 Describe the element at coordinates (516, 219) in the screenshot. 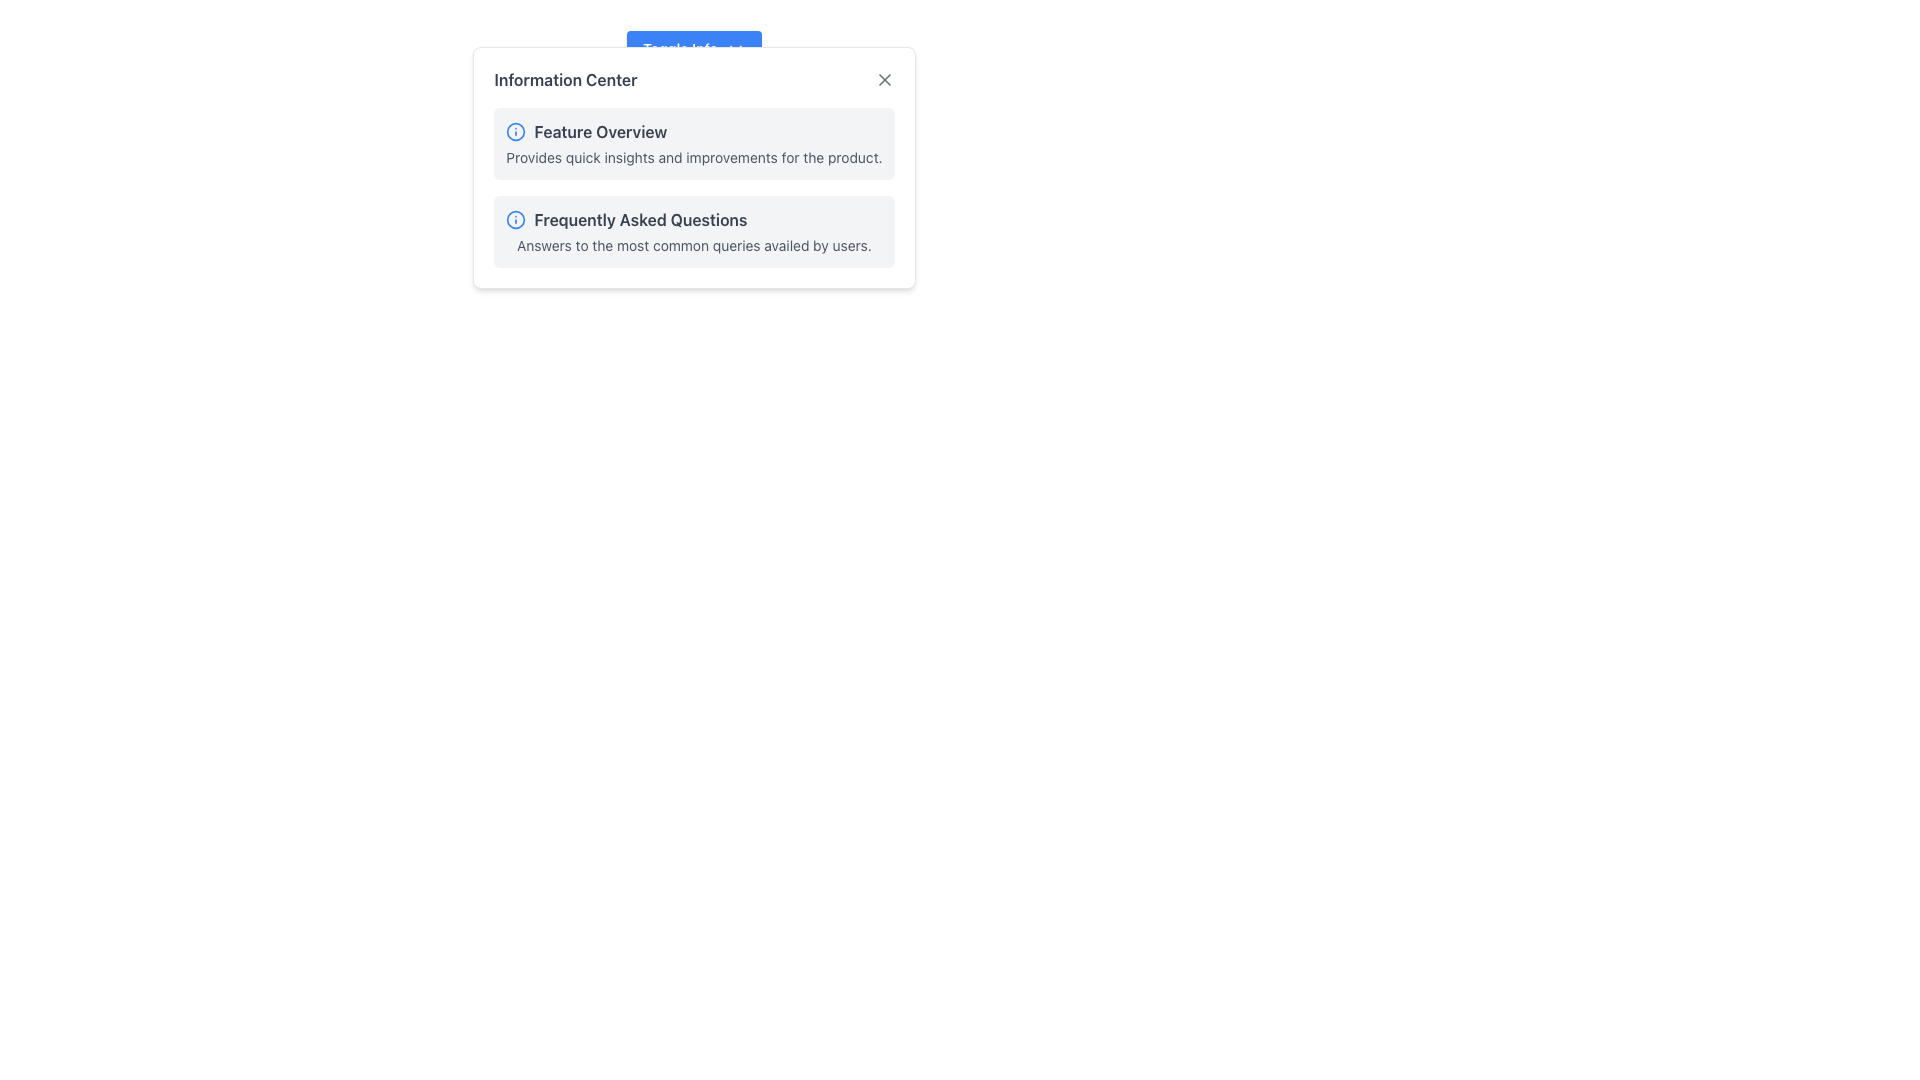

I see `the information icon located to the left of the 'Frequently Asked Questions' text in the 'Information Center' modal` at that location.